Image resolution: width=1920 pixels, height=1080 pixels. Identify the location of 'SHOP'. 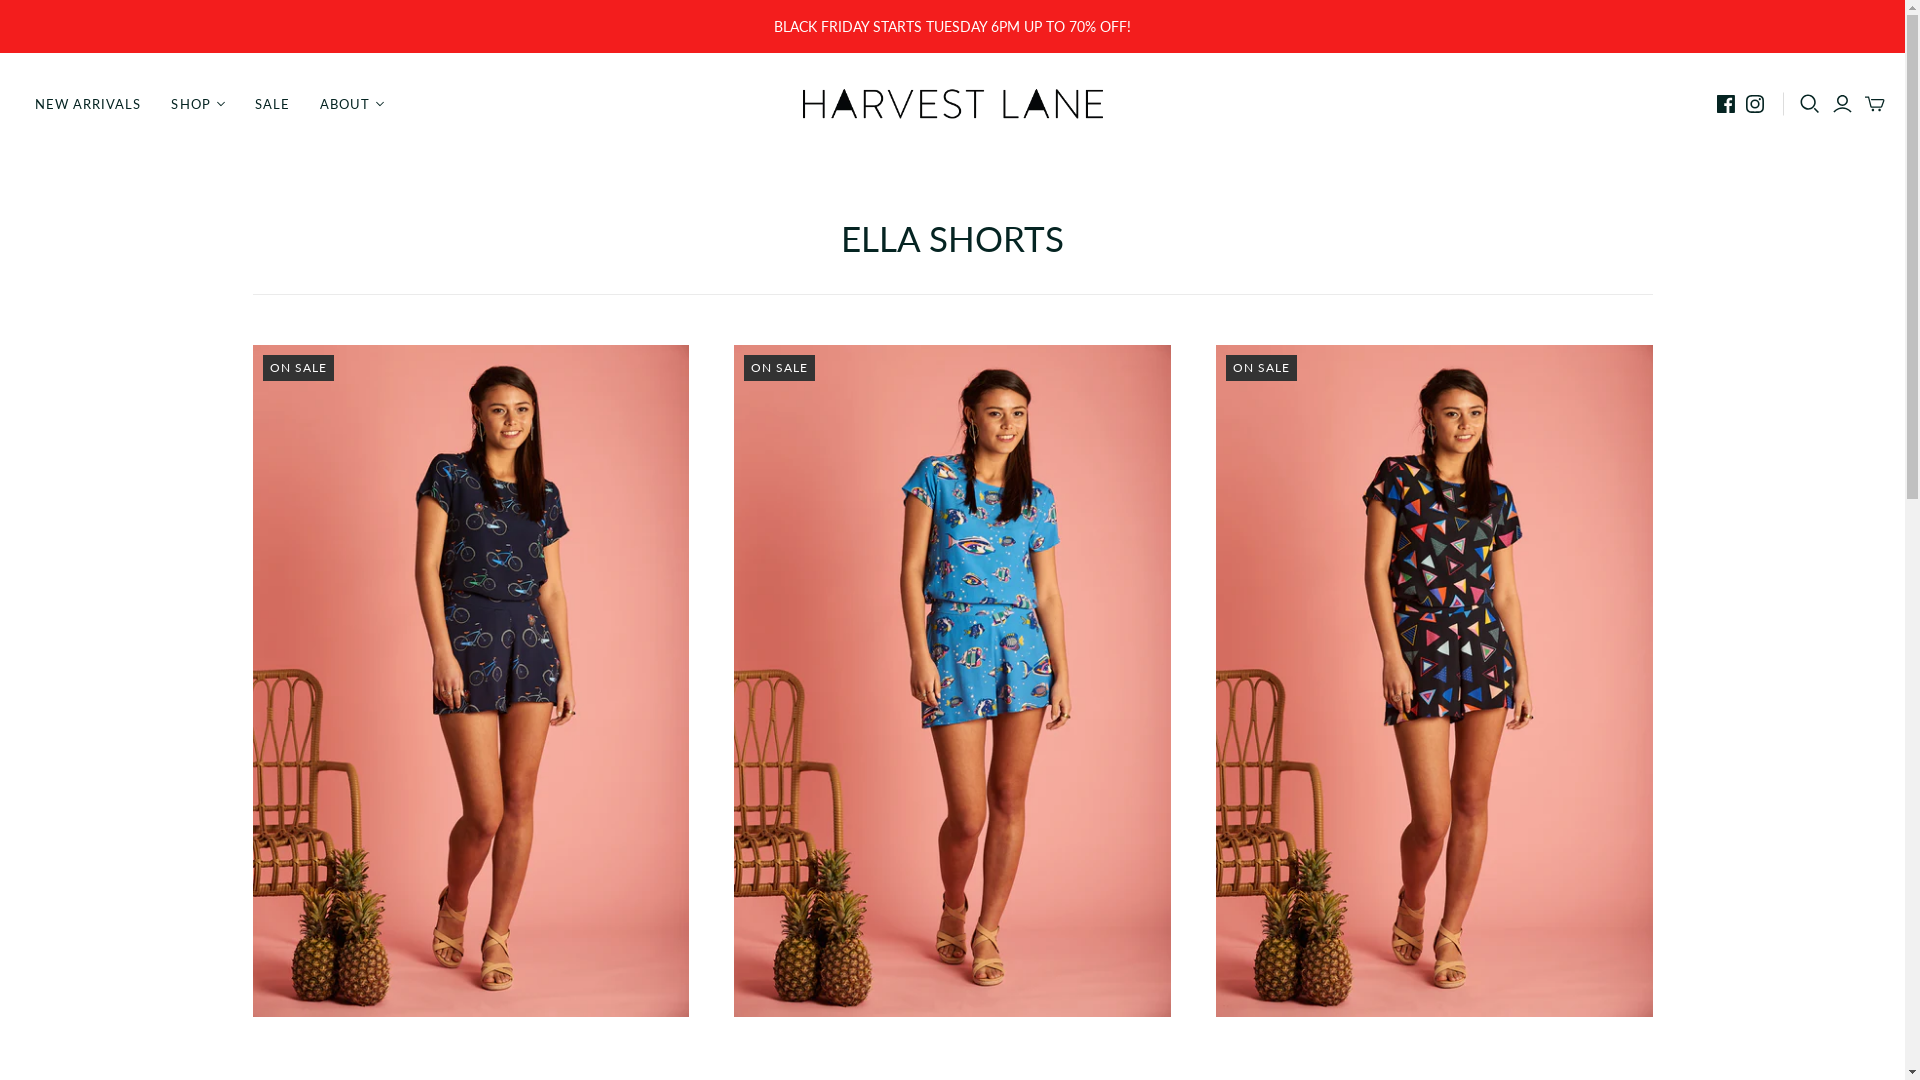
(155, 104).